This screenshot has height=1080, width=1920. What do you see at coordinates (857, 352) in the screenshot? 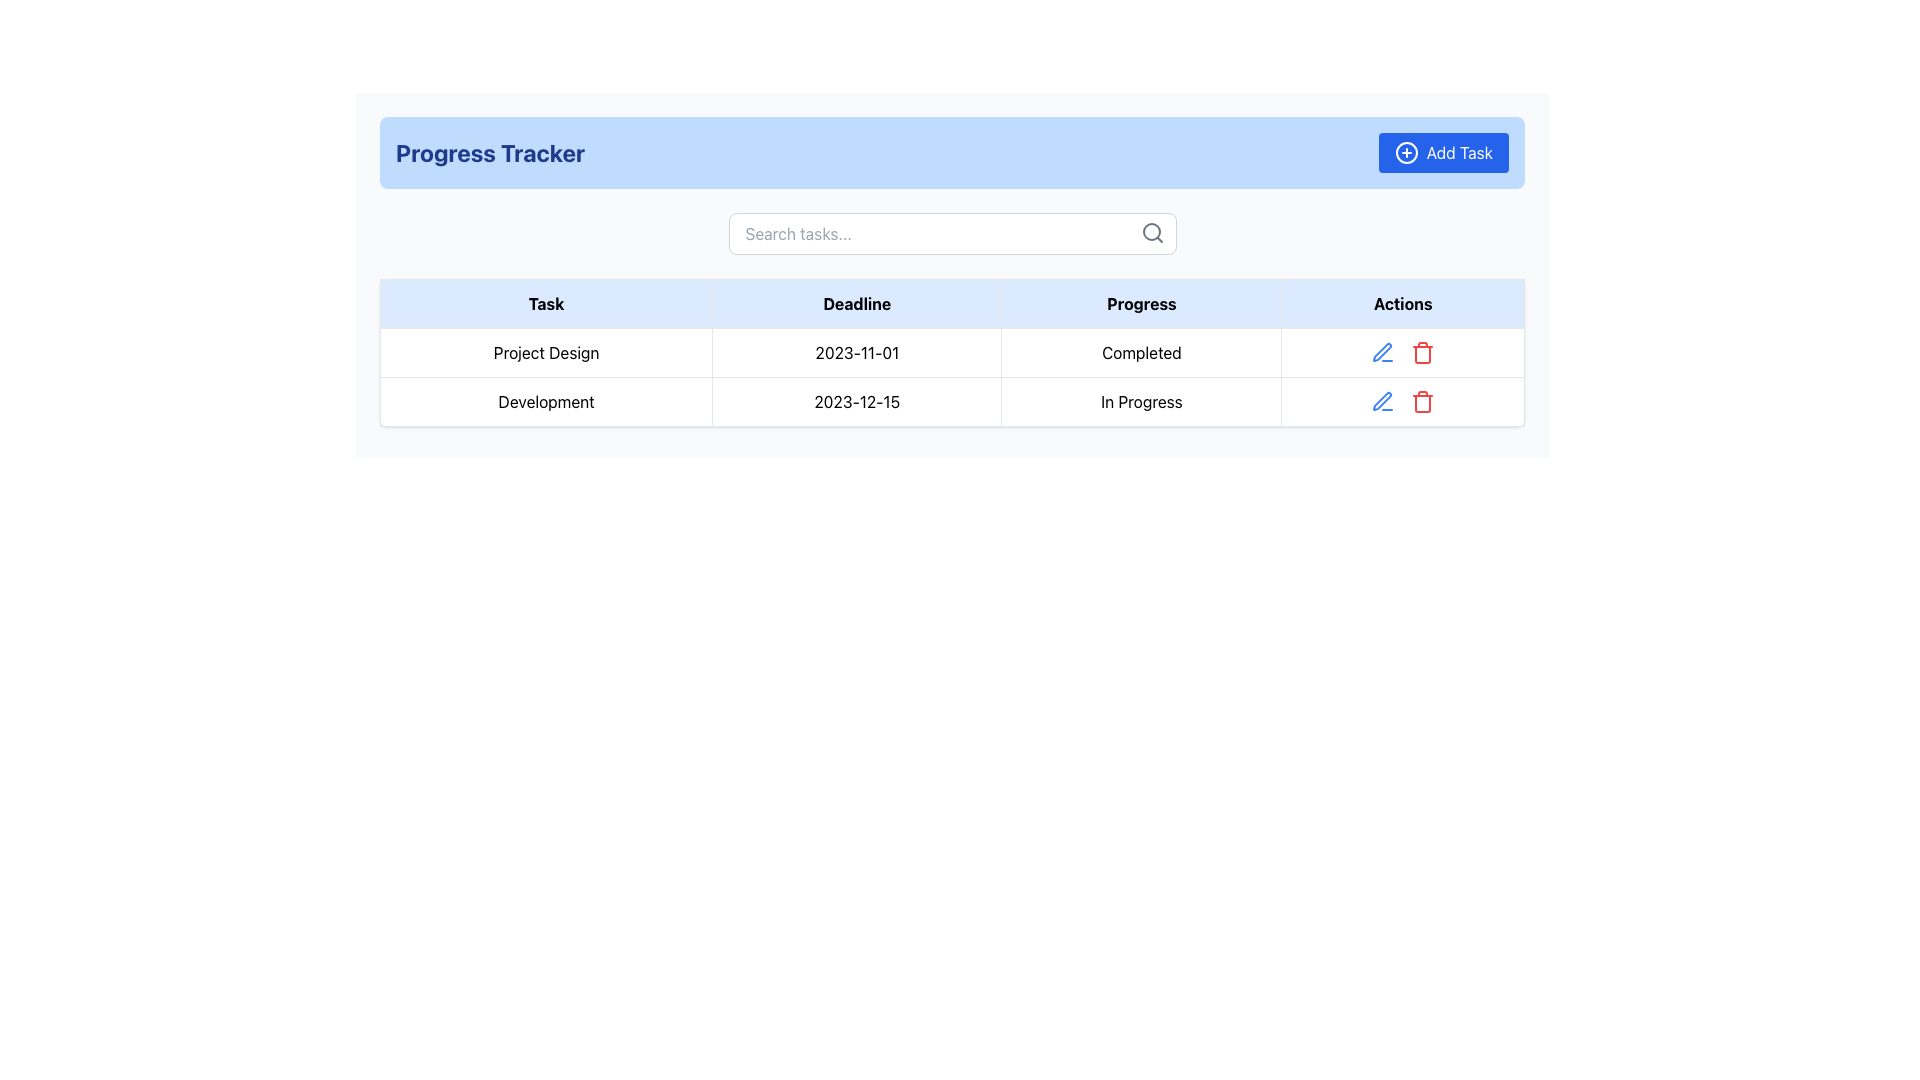
I see `the Text element displaying the deadline date for 'Project Design' in the second column of the table` at bounding box center [857, 352].